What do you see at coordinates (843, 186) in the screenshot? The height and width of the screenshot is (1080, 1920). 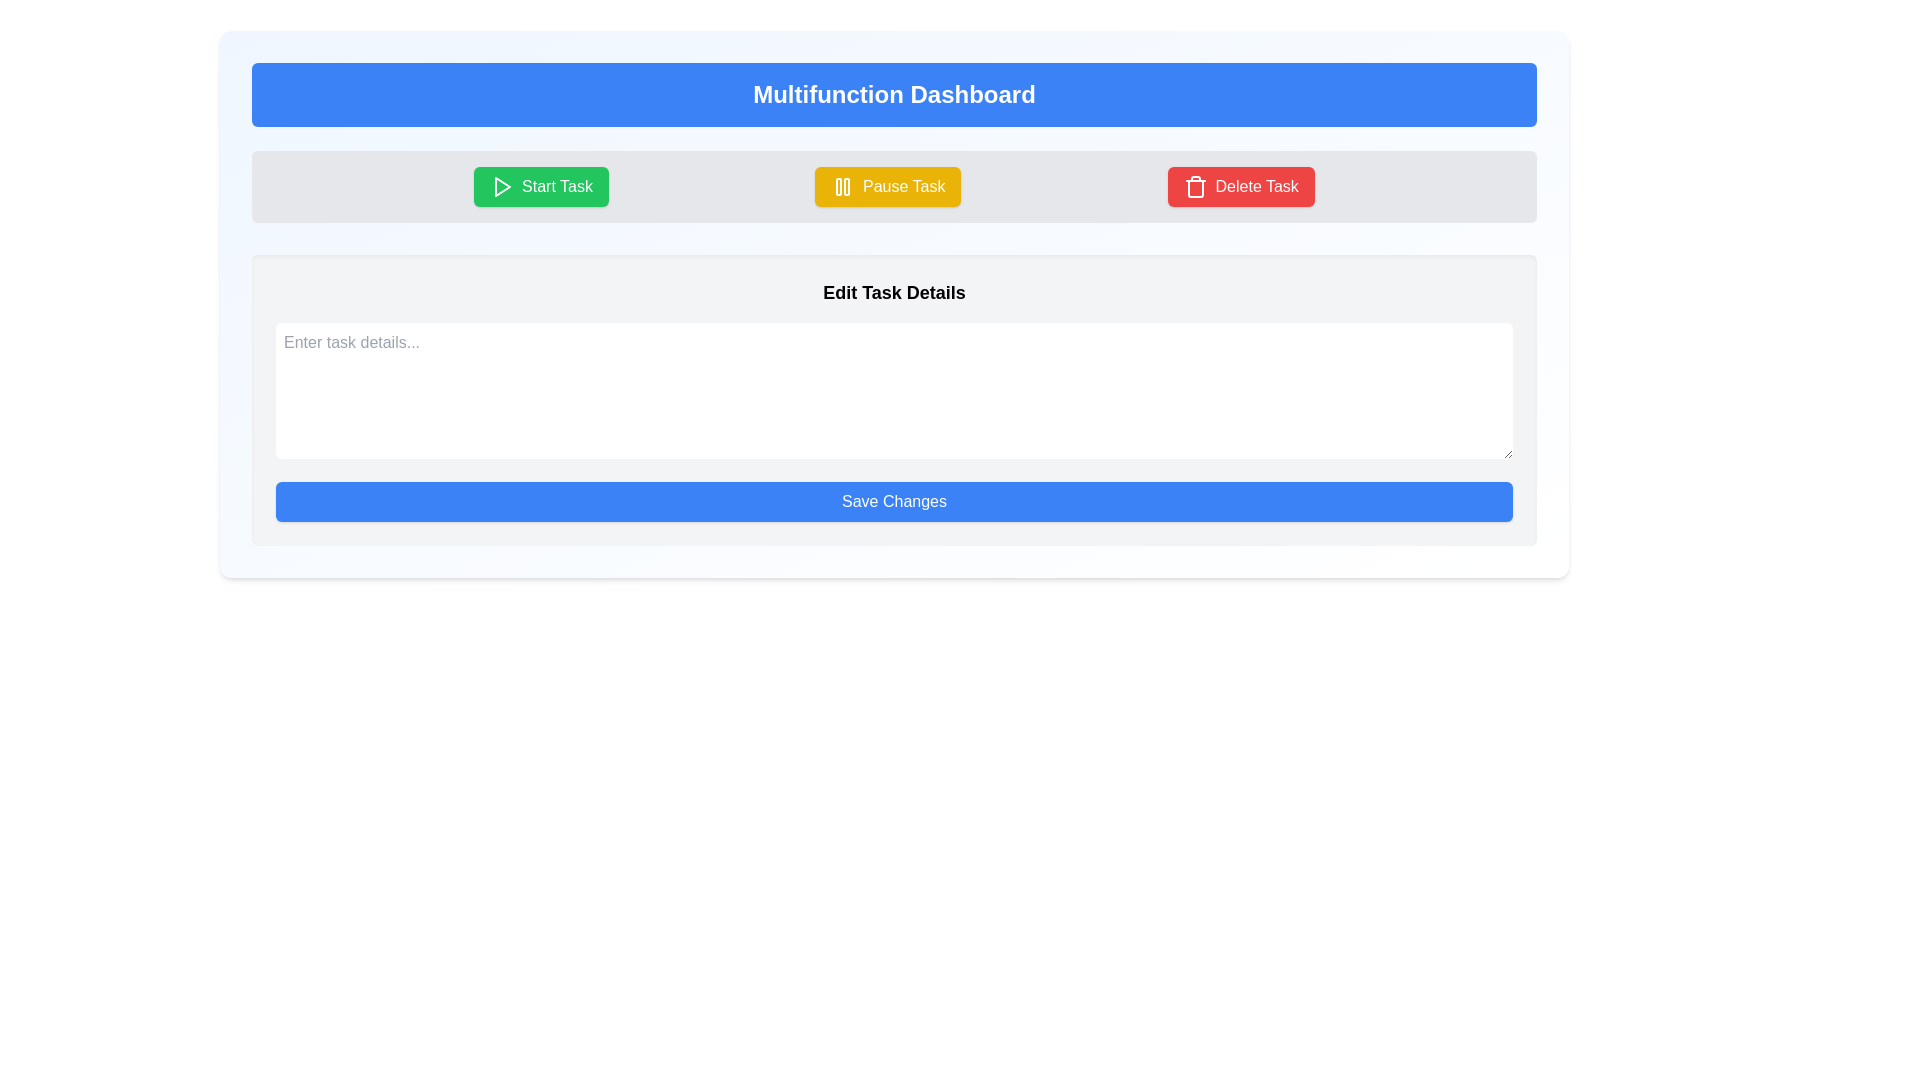 I see `the 'Pause Task' icon, which visually represents the pause functionality and is centrally located within the 'Pause Task' button` at bounding box center [843, 186].